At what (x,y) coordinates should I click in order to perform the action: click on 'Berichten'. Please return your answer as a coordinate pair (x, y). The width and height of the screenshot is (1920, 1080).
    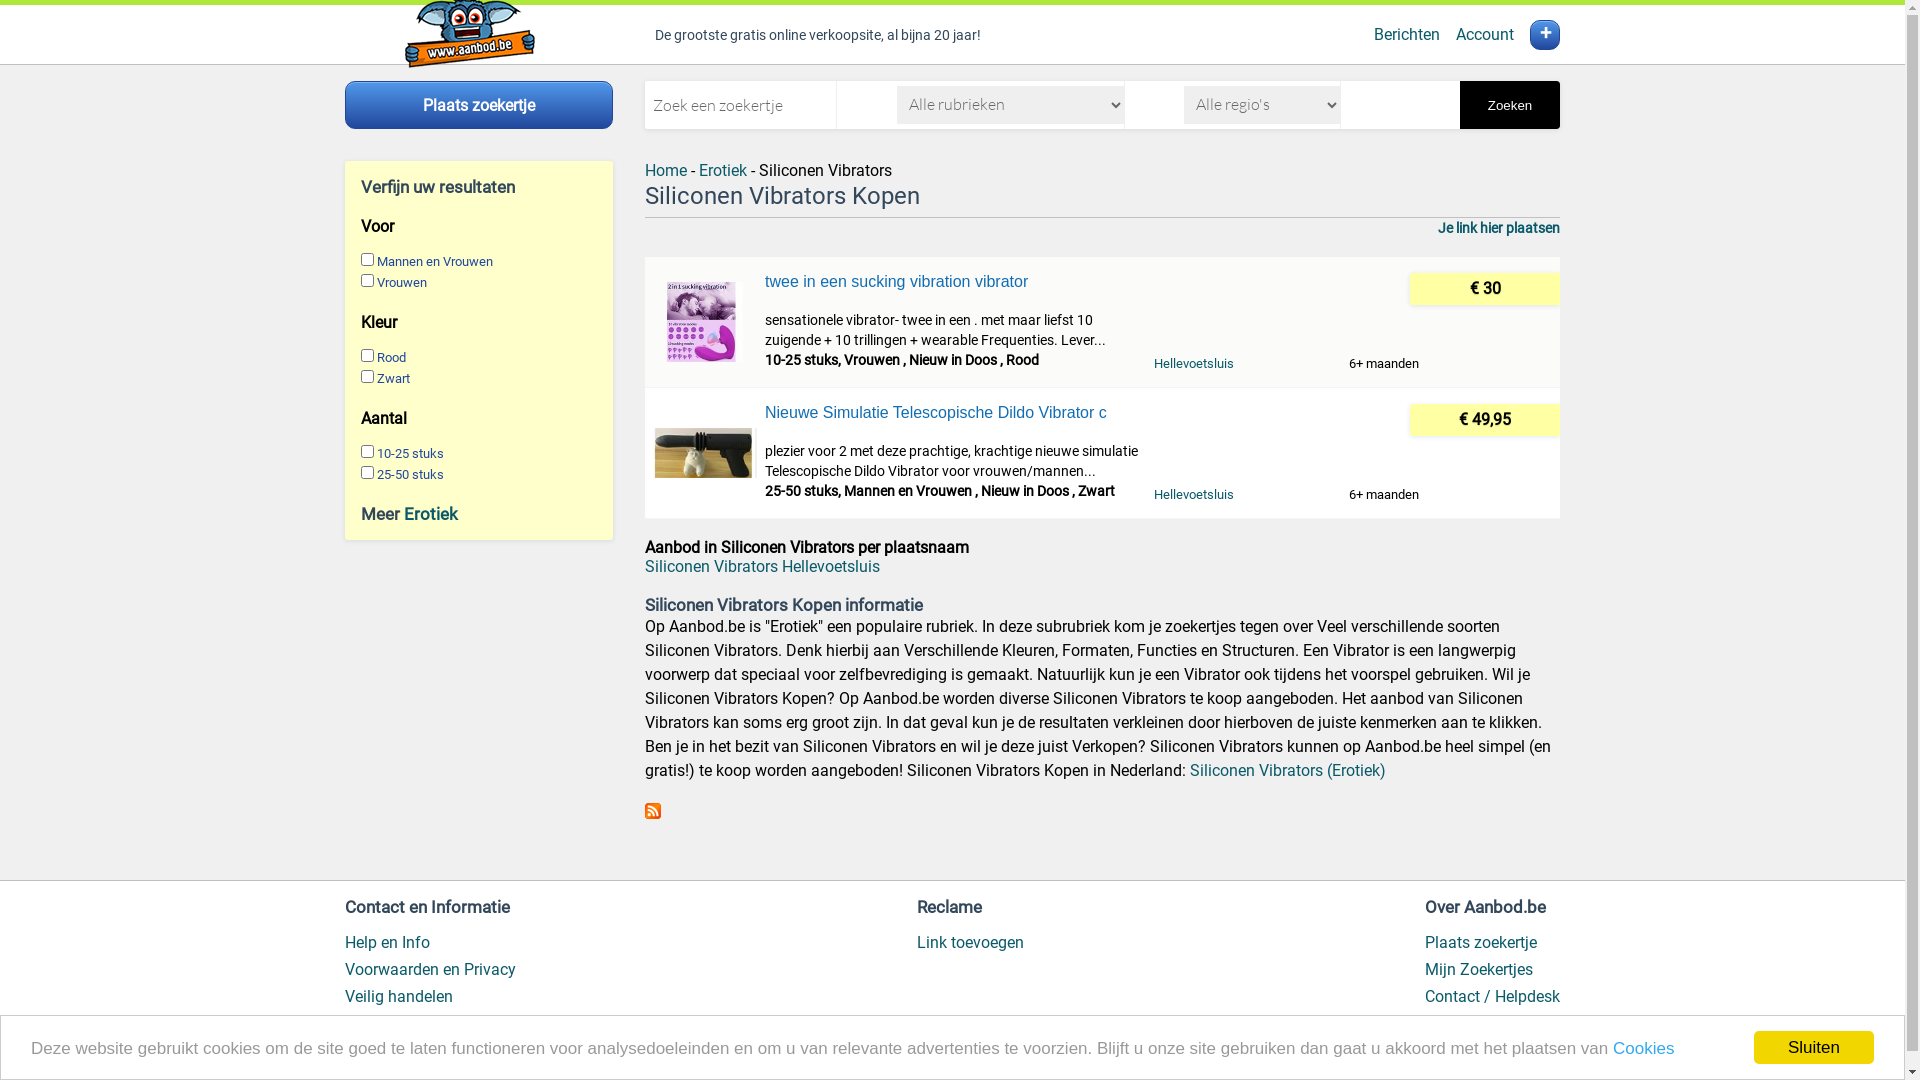
    Looking at the image, I should click on (1405, 34).